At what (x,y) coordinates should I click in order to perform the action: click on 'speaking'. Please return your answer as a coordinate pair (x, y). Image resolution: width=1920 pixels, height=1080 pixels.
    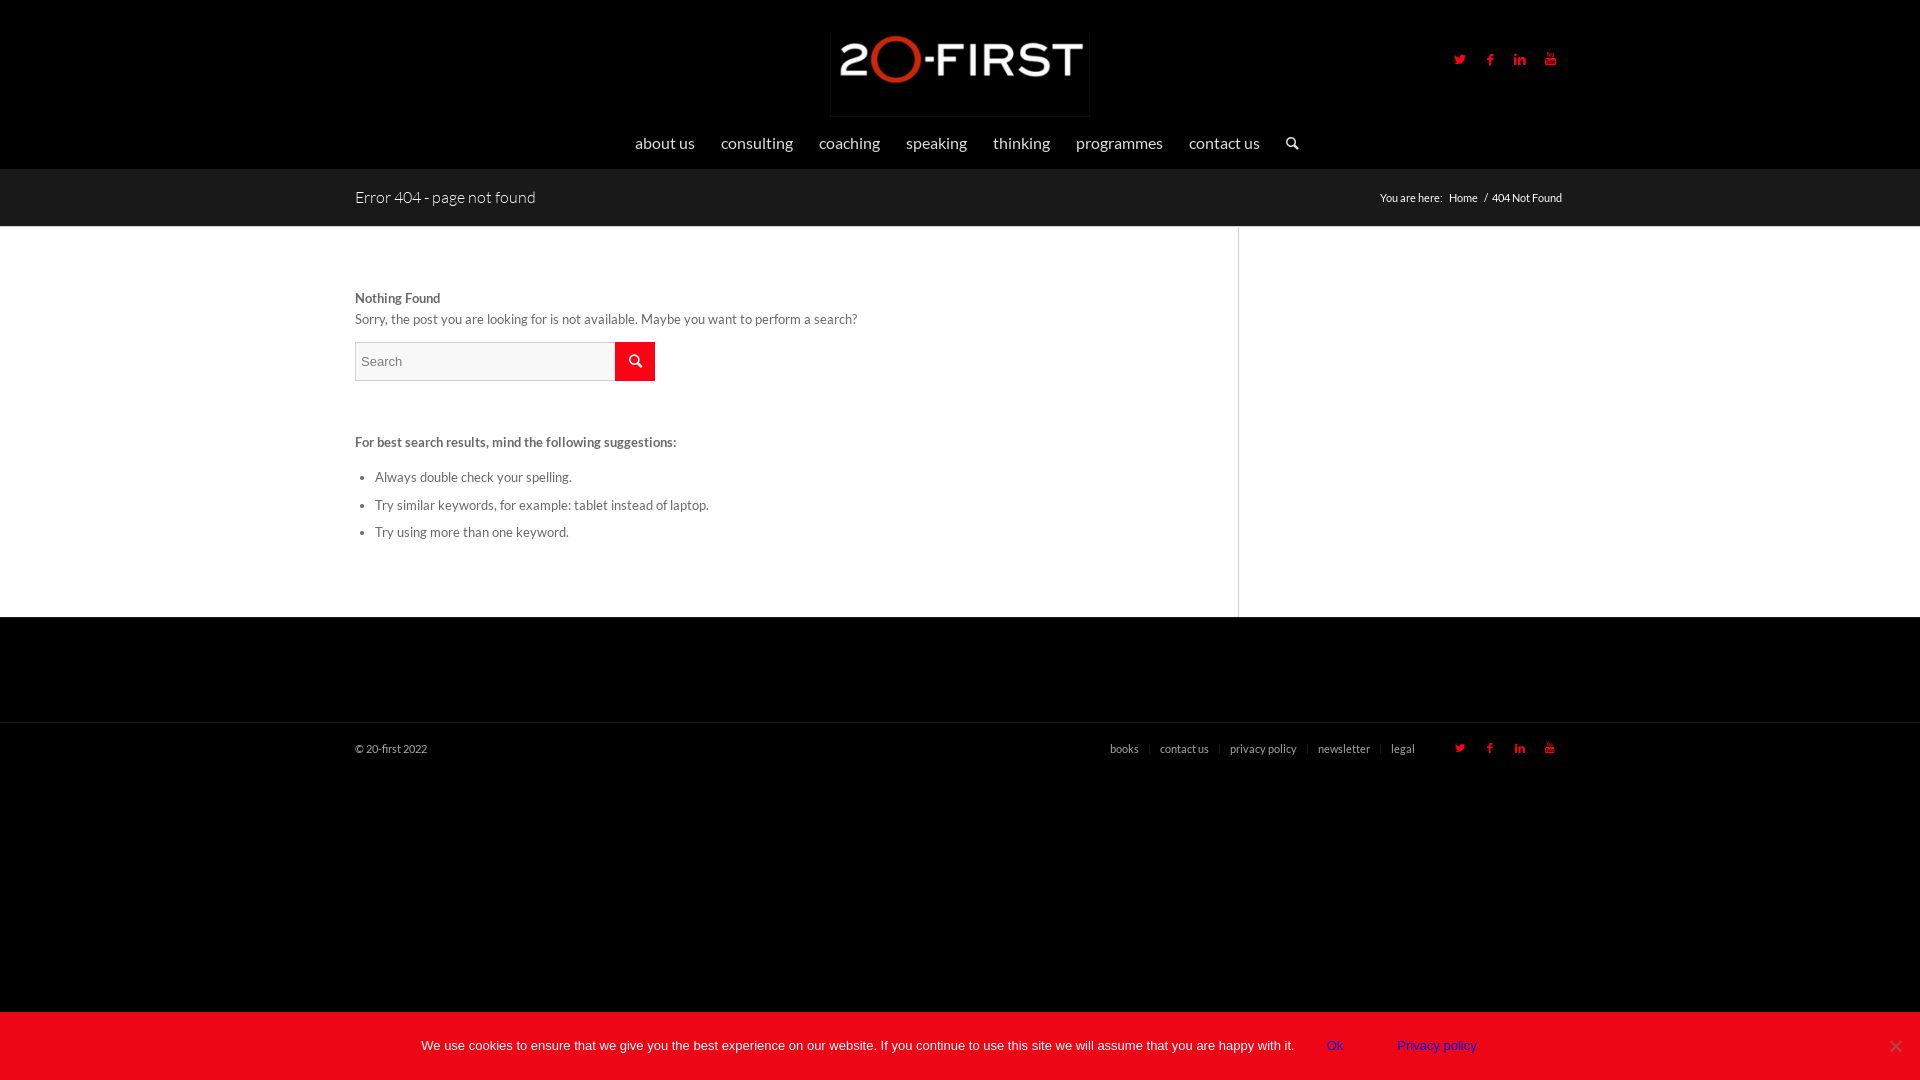
    Looking at the image, I should click on (934, 141).